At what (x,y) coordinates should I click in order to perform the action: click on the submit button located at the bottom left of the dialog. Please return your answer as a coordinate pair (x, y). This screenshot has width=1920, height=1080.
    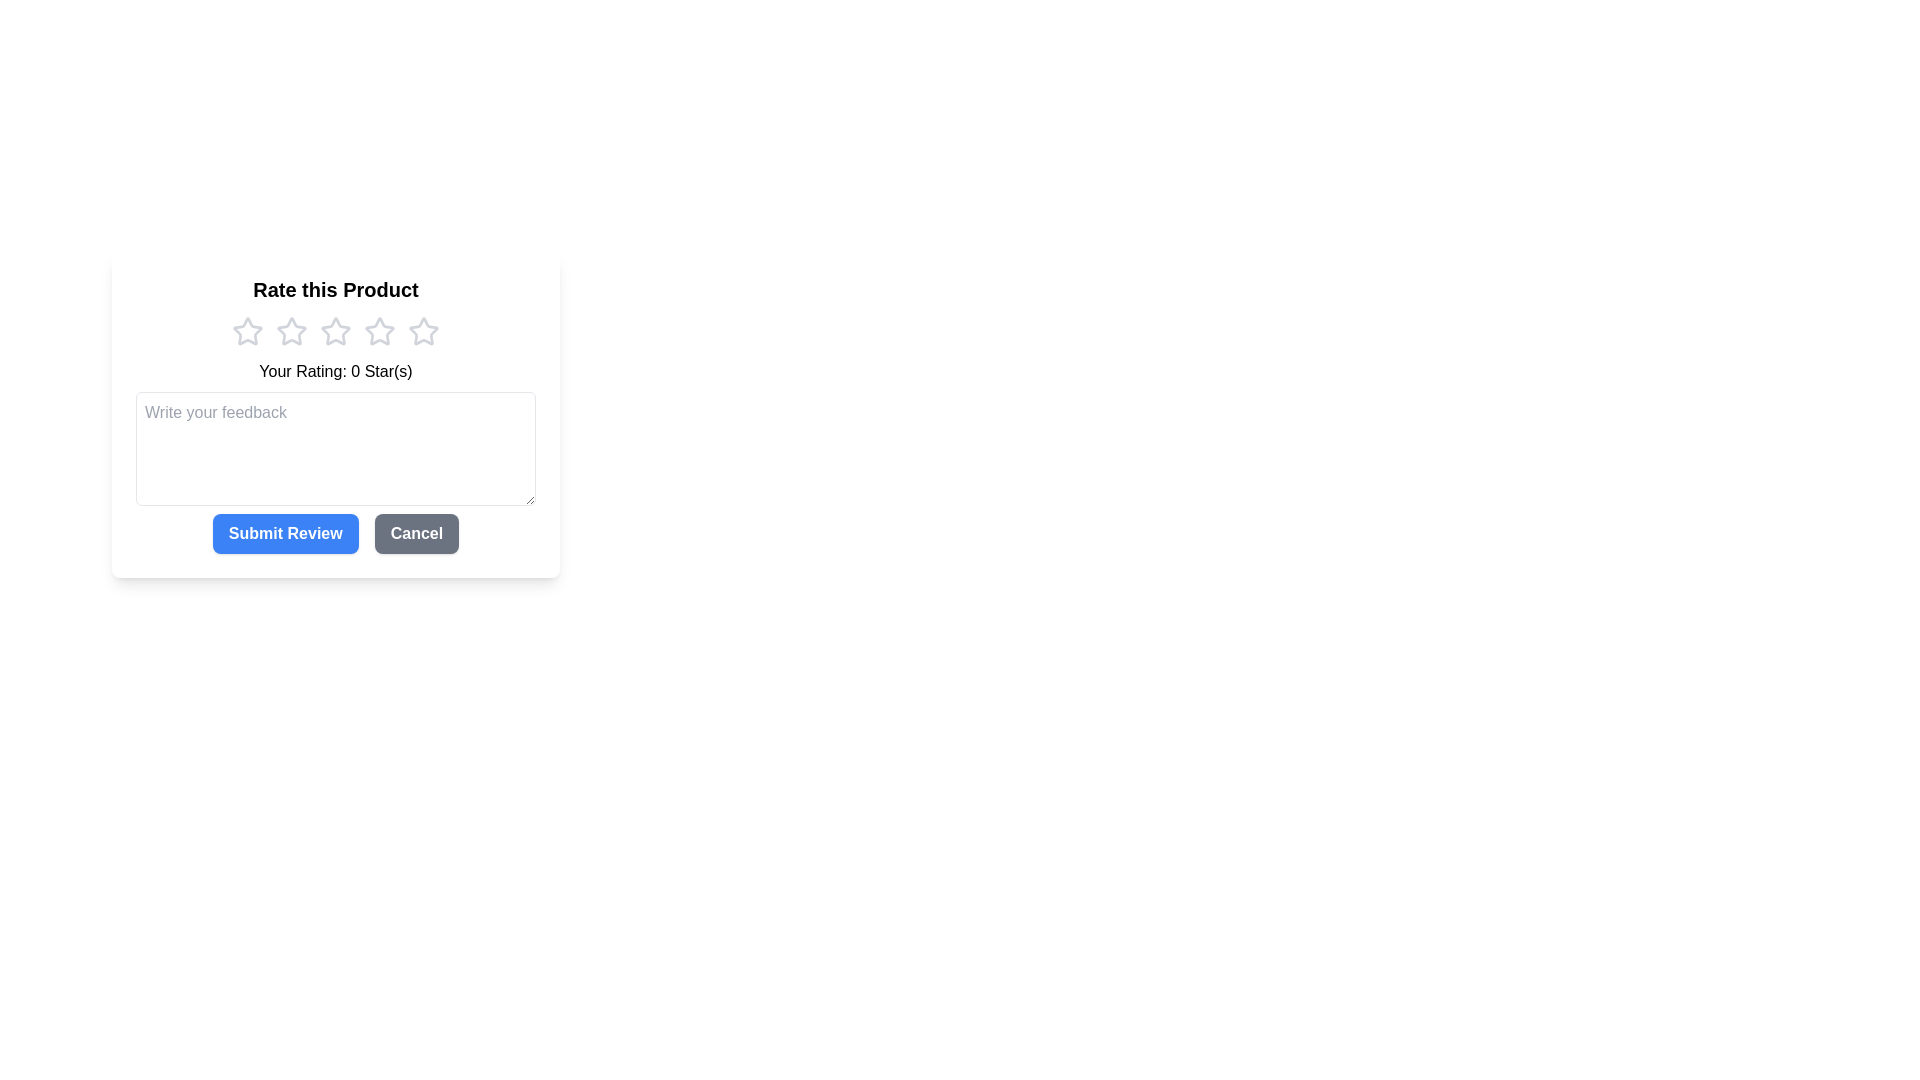
    Looking at the image, I should click on (284, 532).